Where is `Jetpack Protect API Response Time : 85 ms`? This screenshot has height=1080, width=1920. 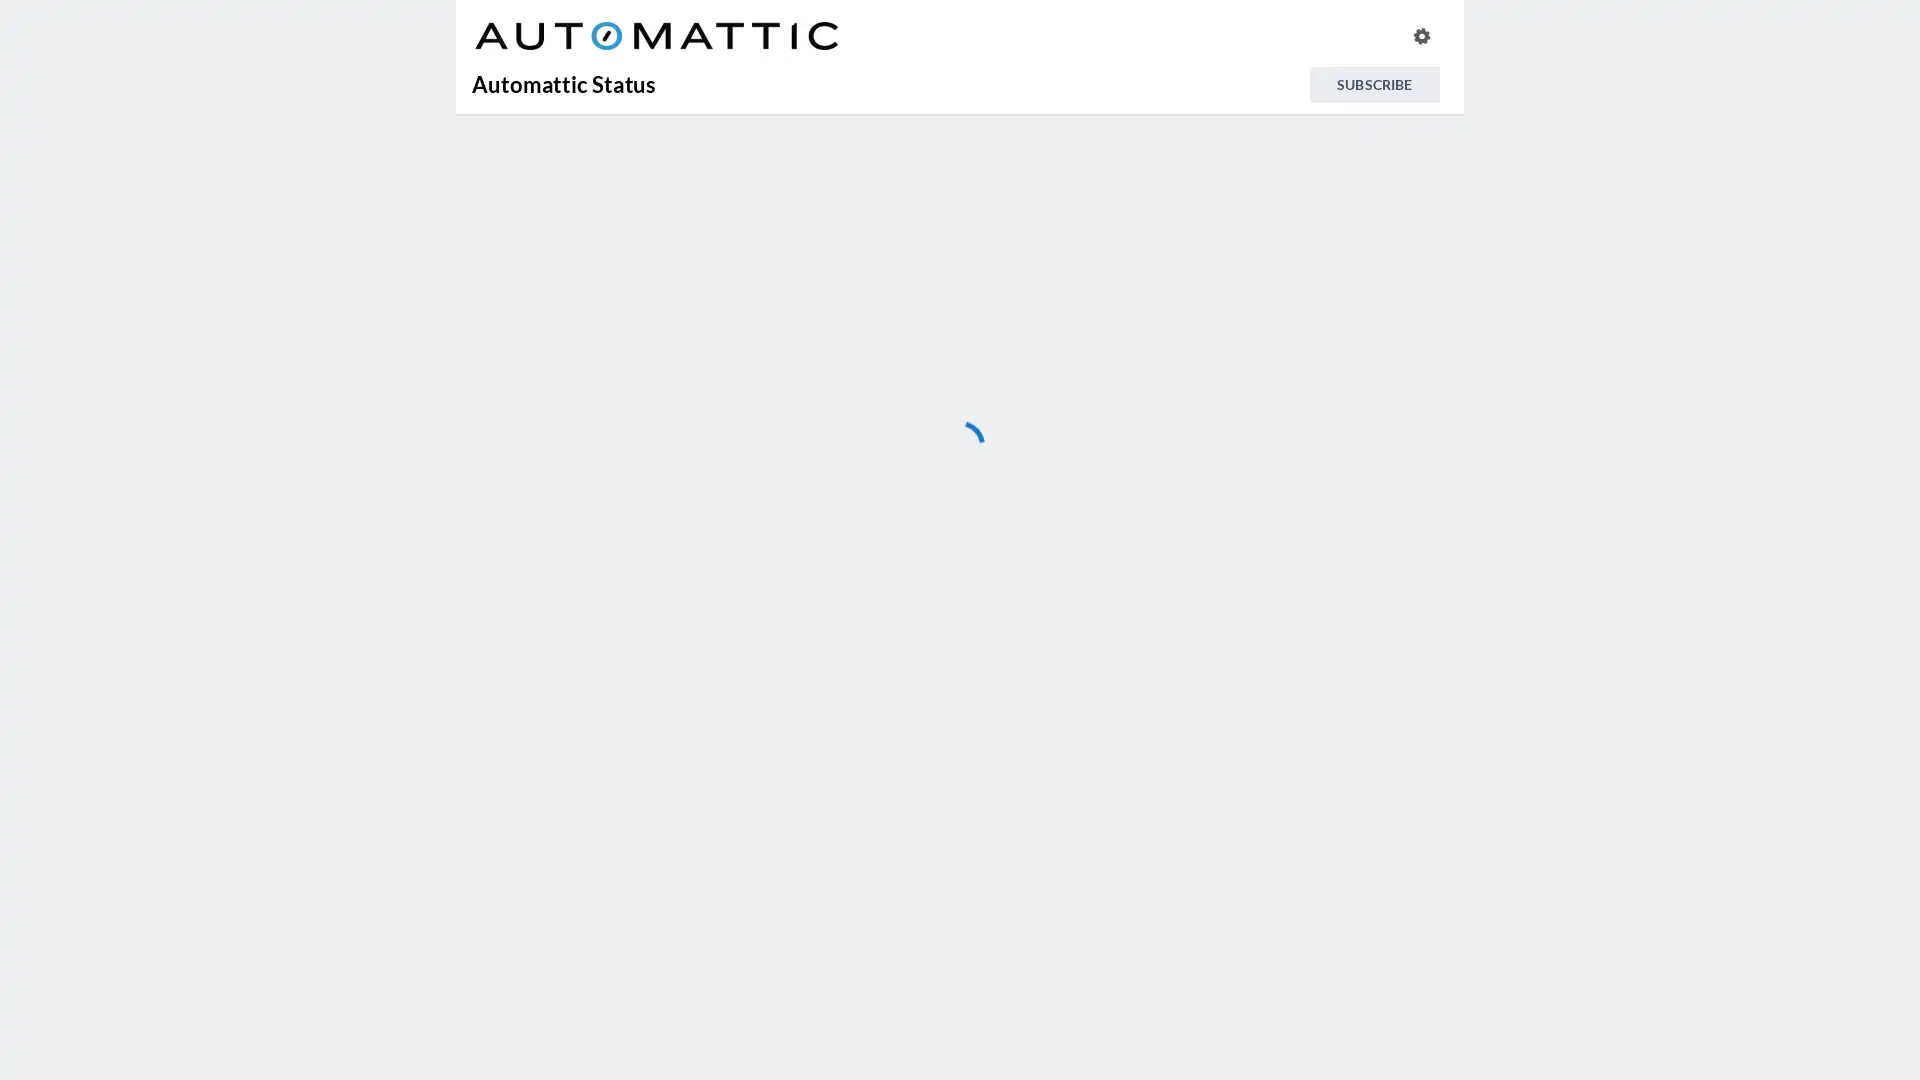
Jetpack Protect API Response Time : 85 ms is located at coordinates (838, 681).